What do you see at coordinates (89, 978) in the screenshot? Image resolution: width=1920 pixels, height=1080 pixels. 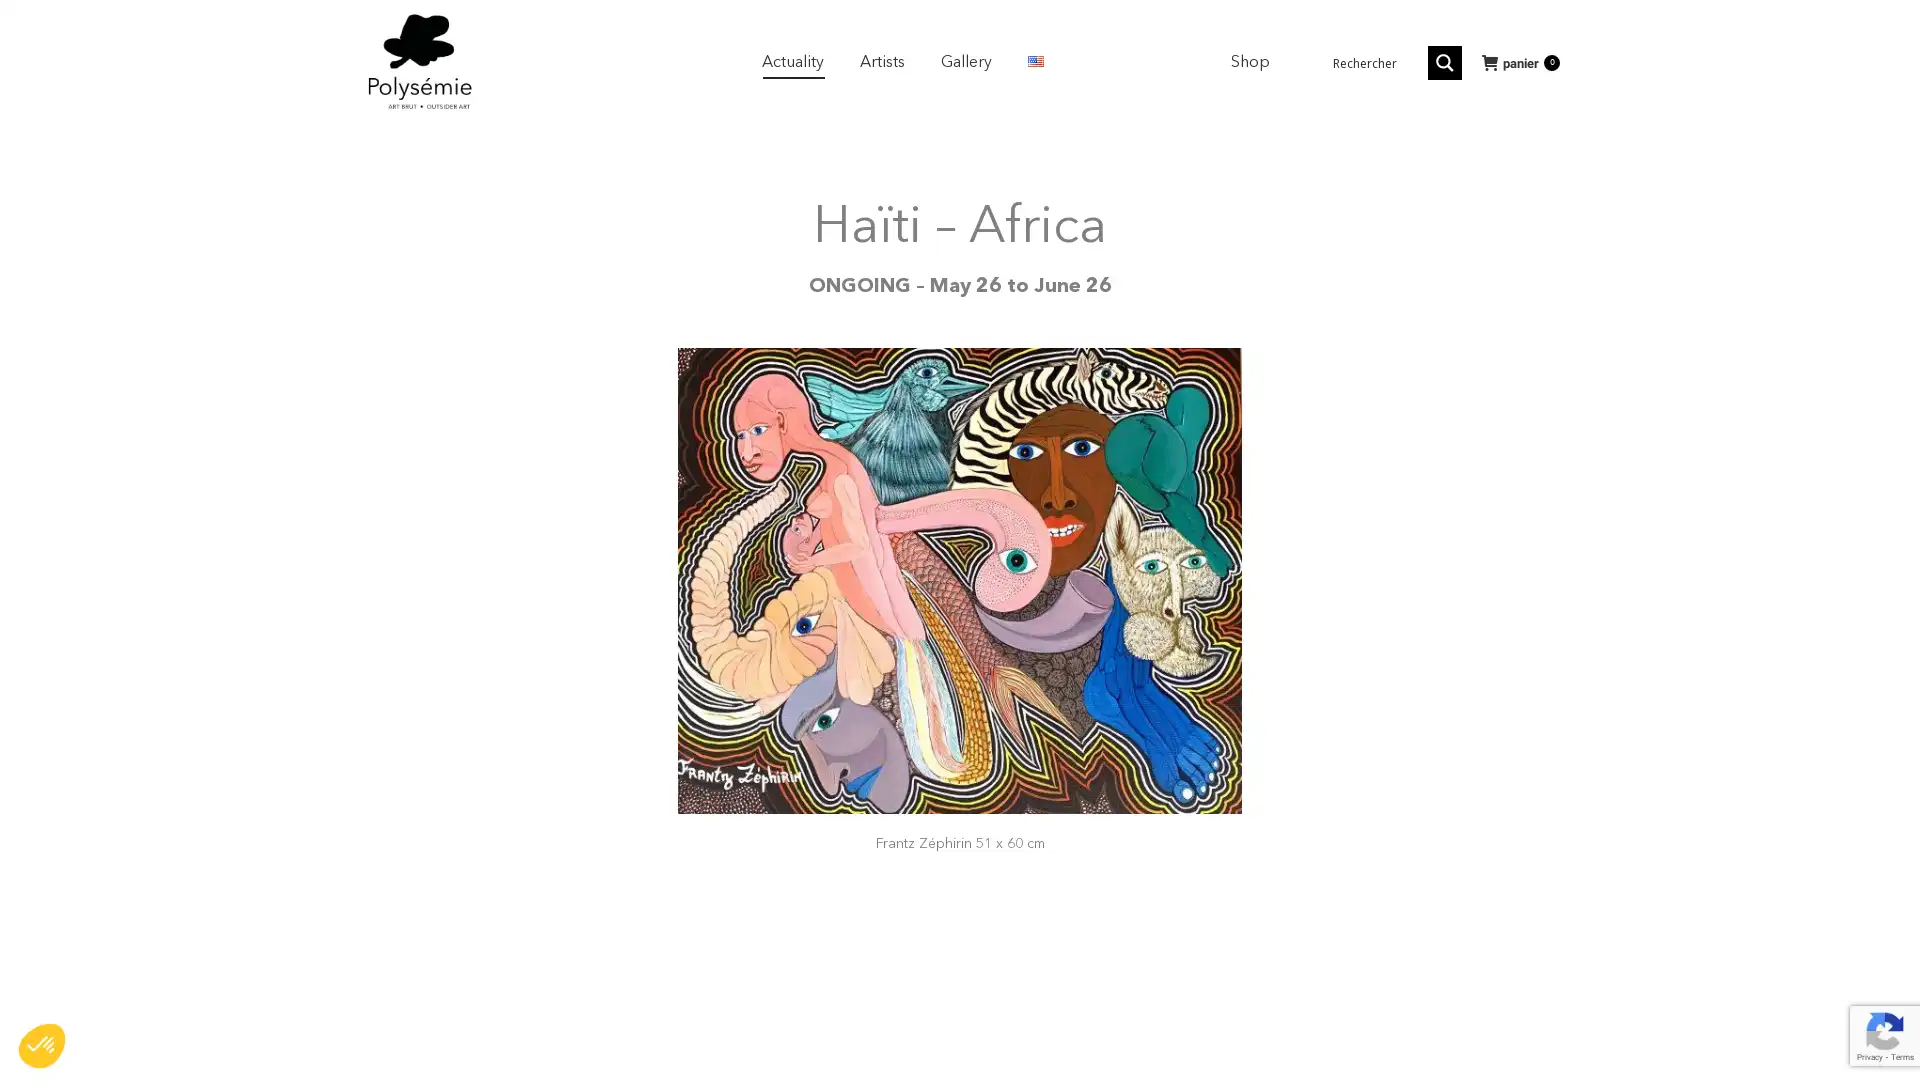 I see `Non merci` at bounding box center [89, 978].